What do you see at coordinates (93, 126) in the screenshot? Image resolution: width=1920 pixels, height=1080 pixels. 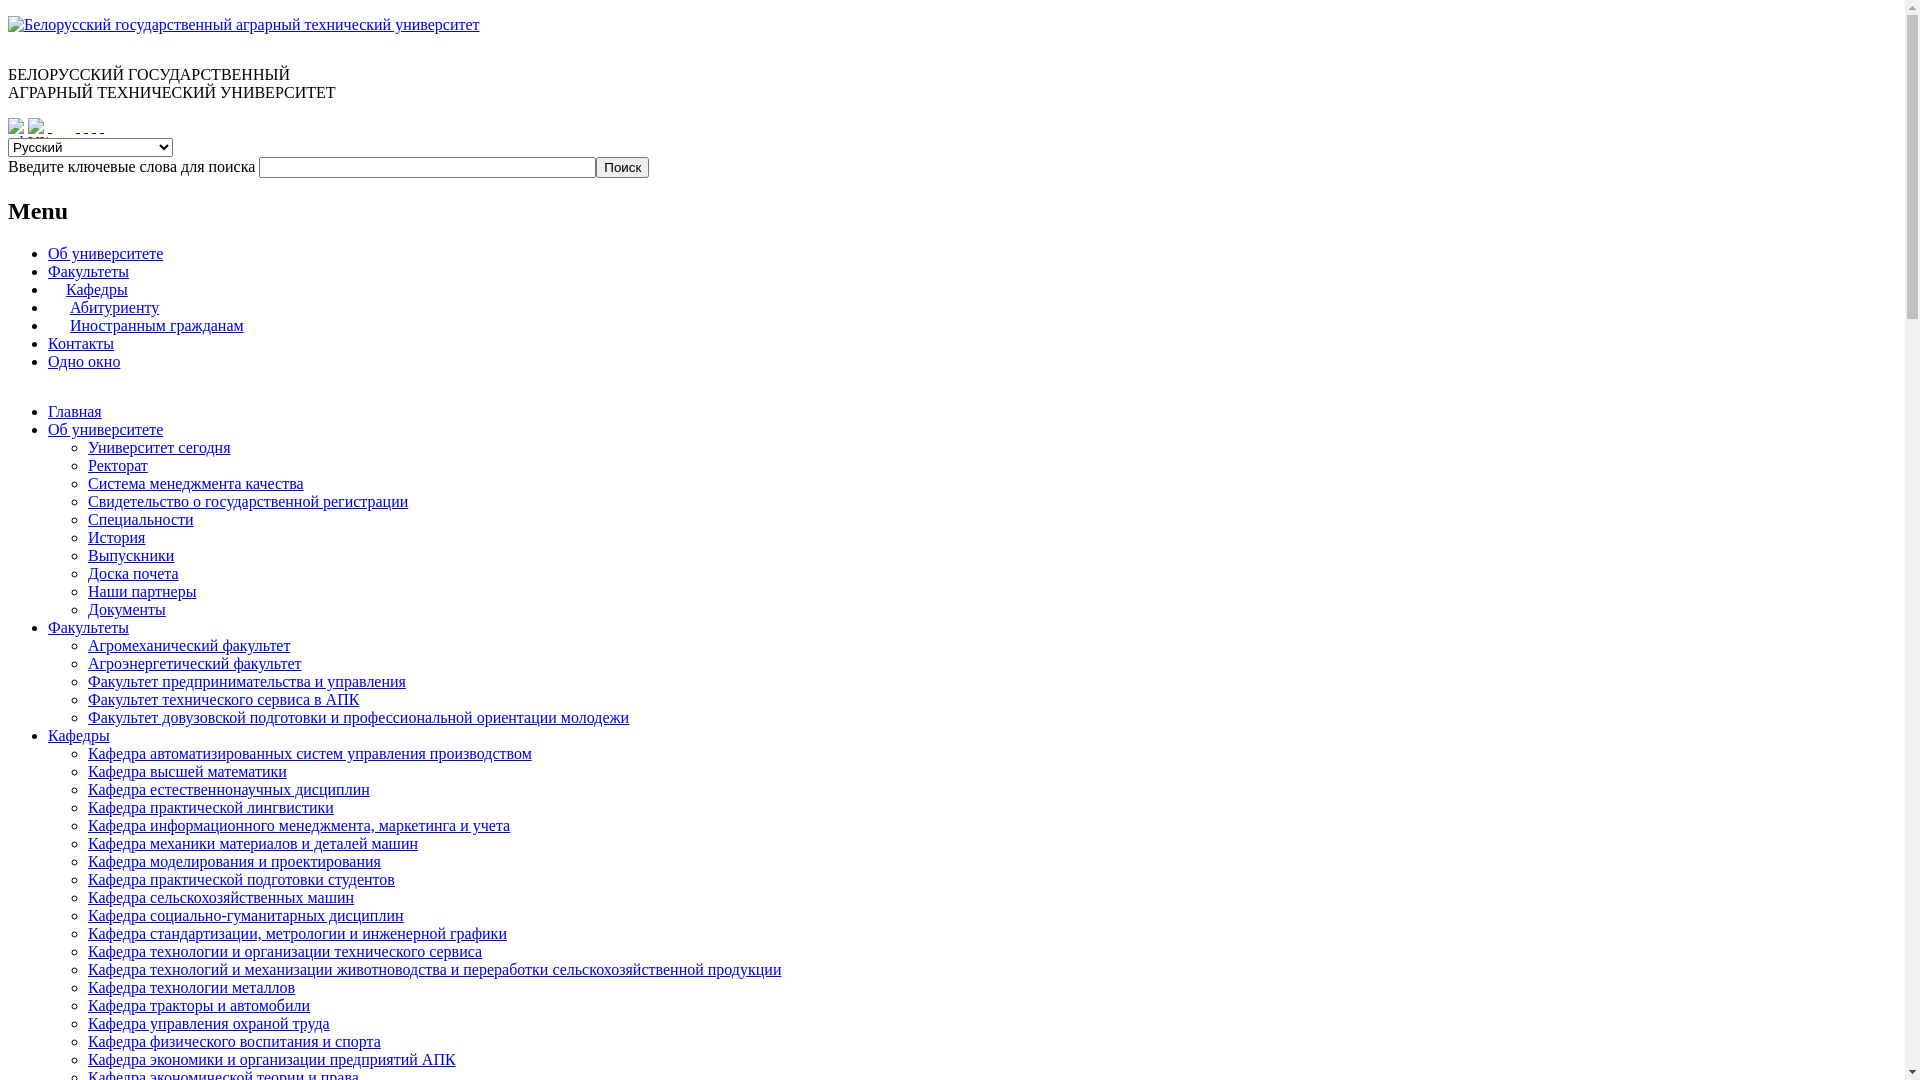 I see `' '` at bounding box center [93, 126].